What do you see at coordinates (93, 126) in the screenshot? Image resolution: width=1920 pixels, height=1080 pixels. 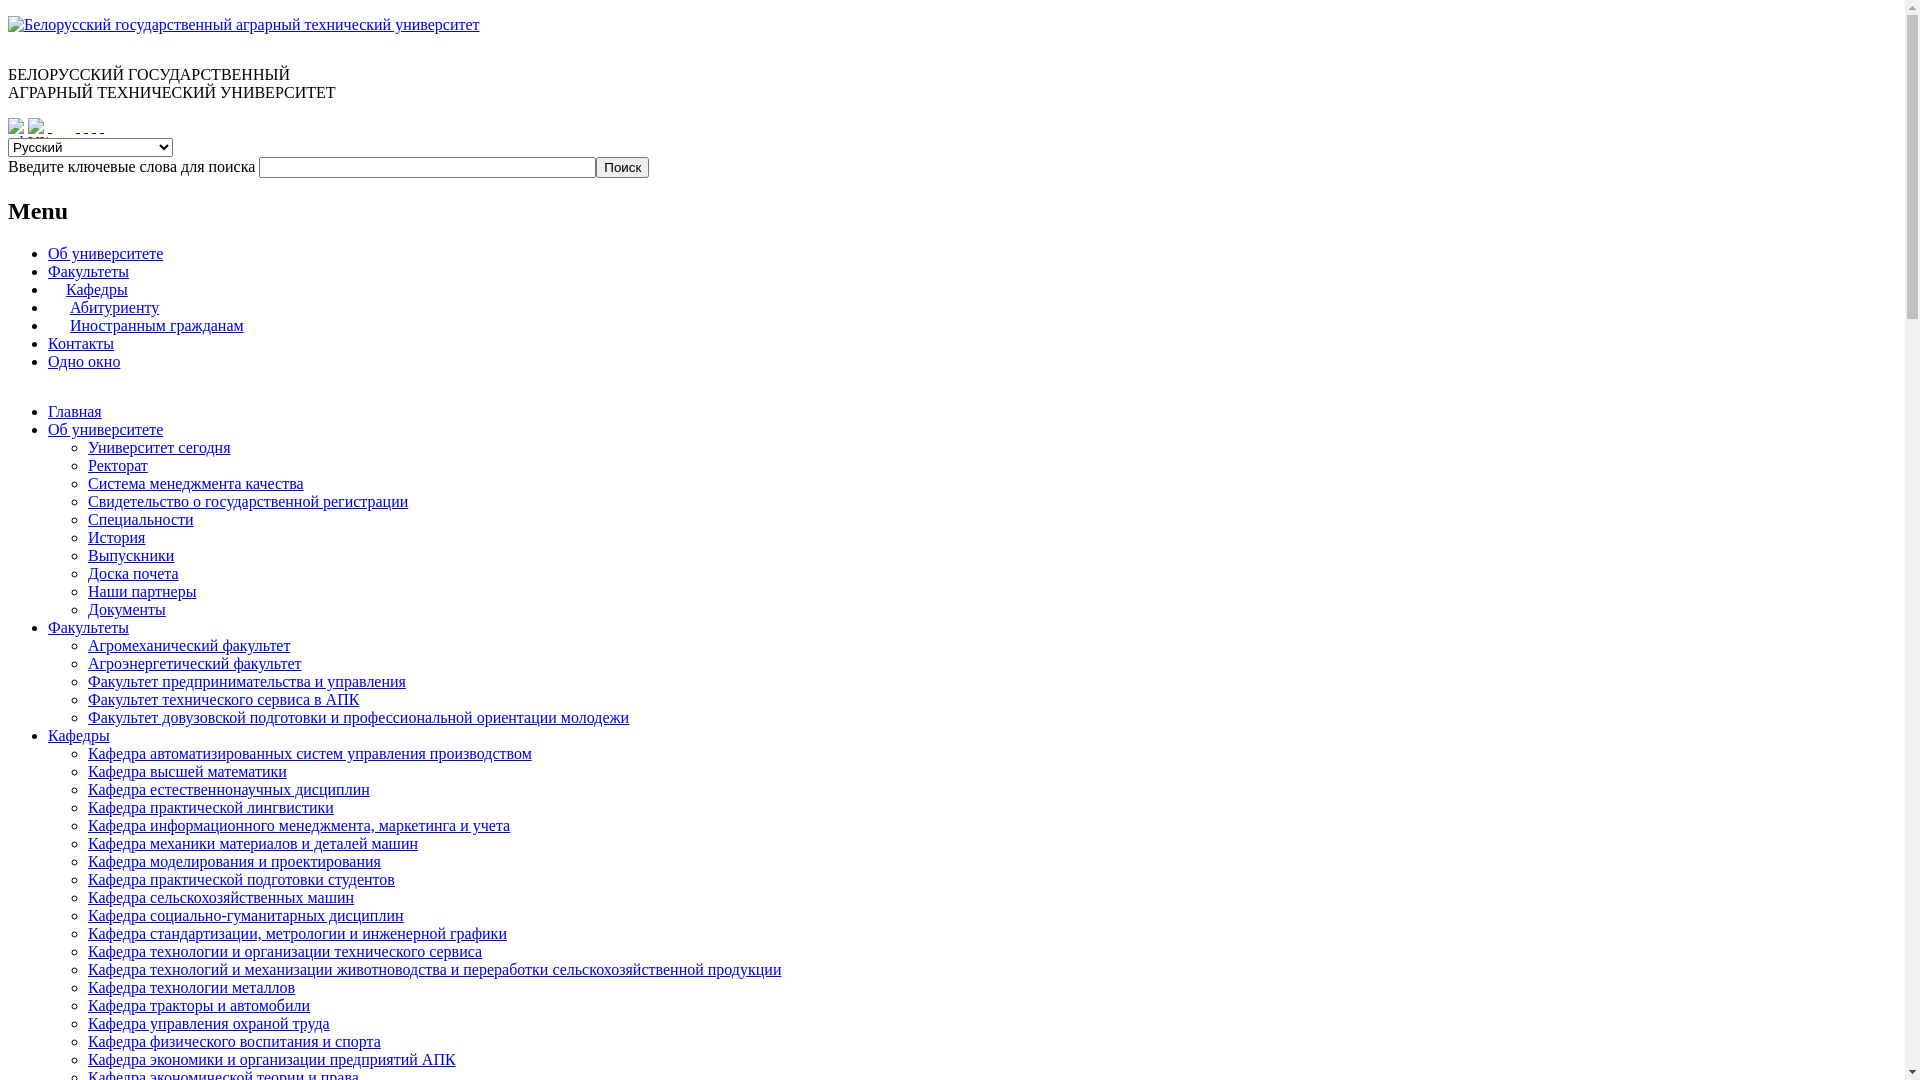 I see `' '` at bounding box center [93, 126].